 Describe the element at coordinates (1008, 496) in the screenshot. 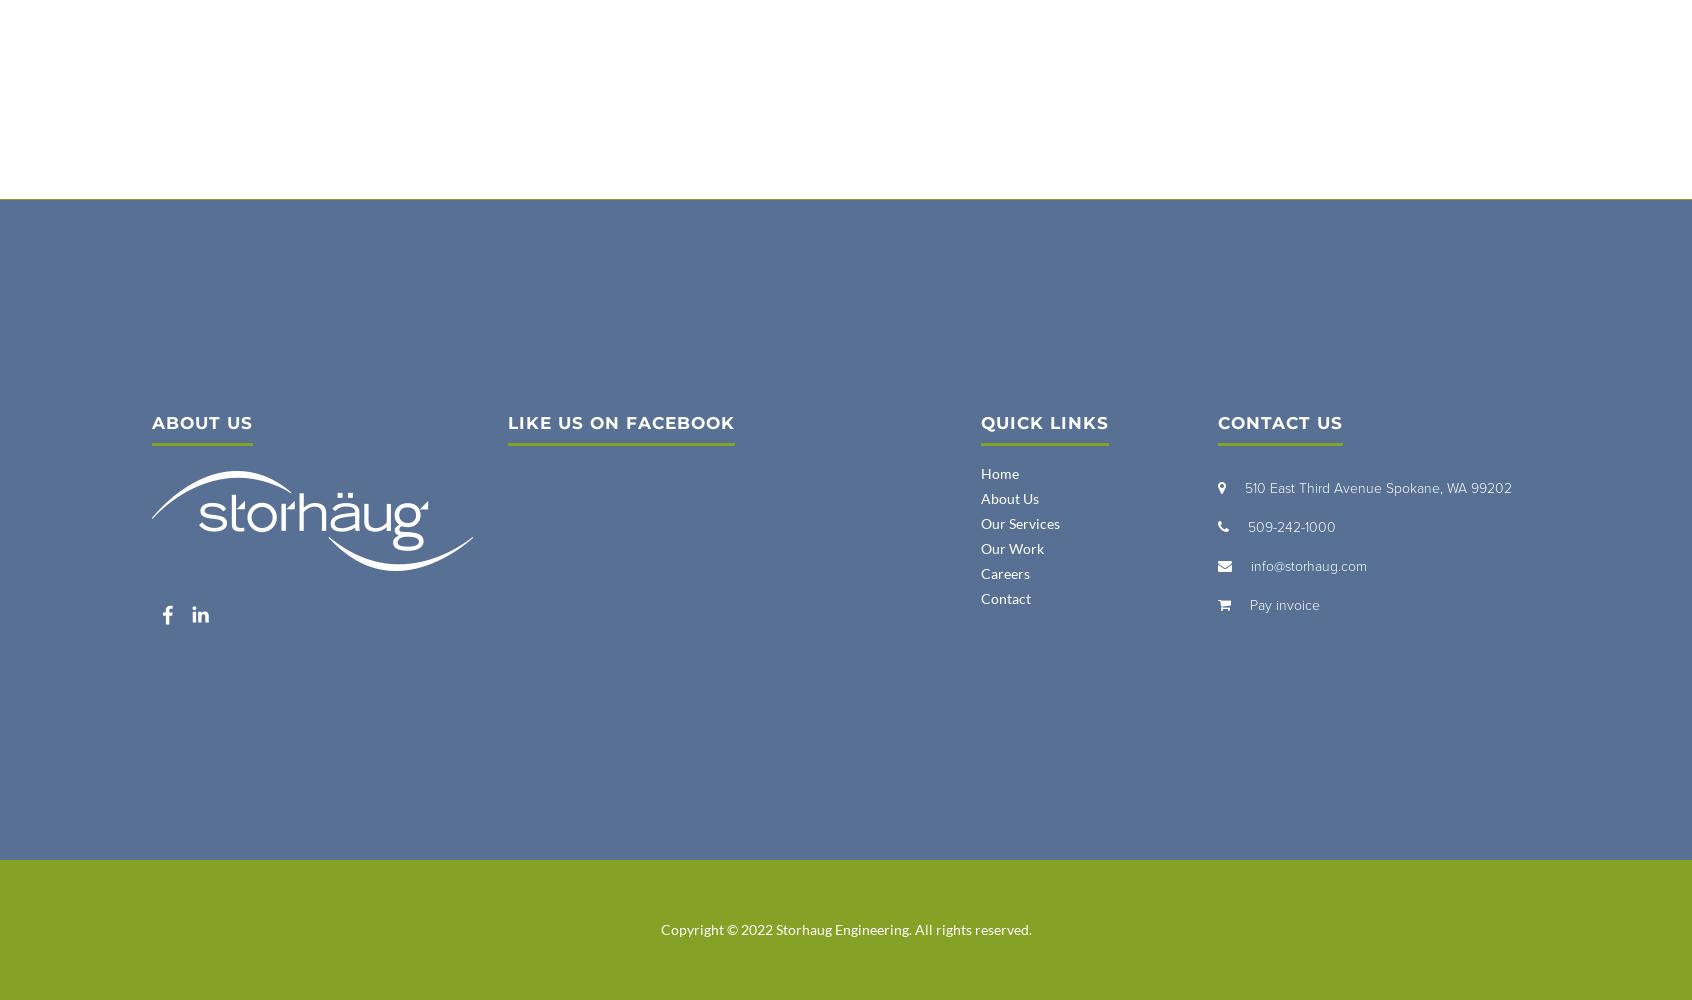

I see `'About Us'` at that location.